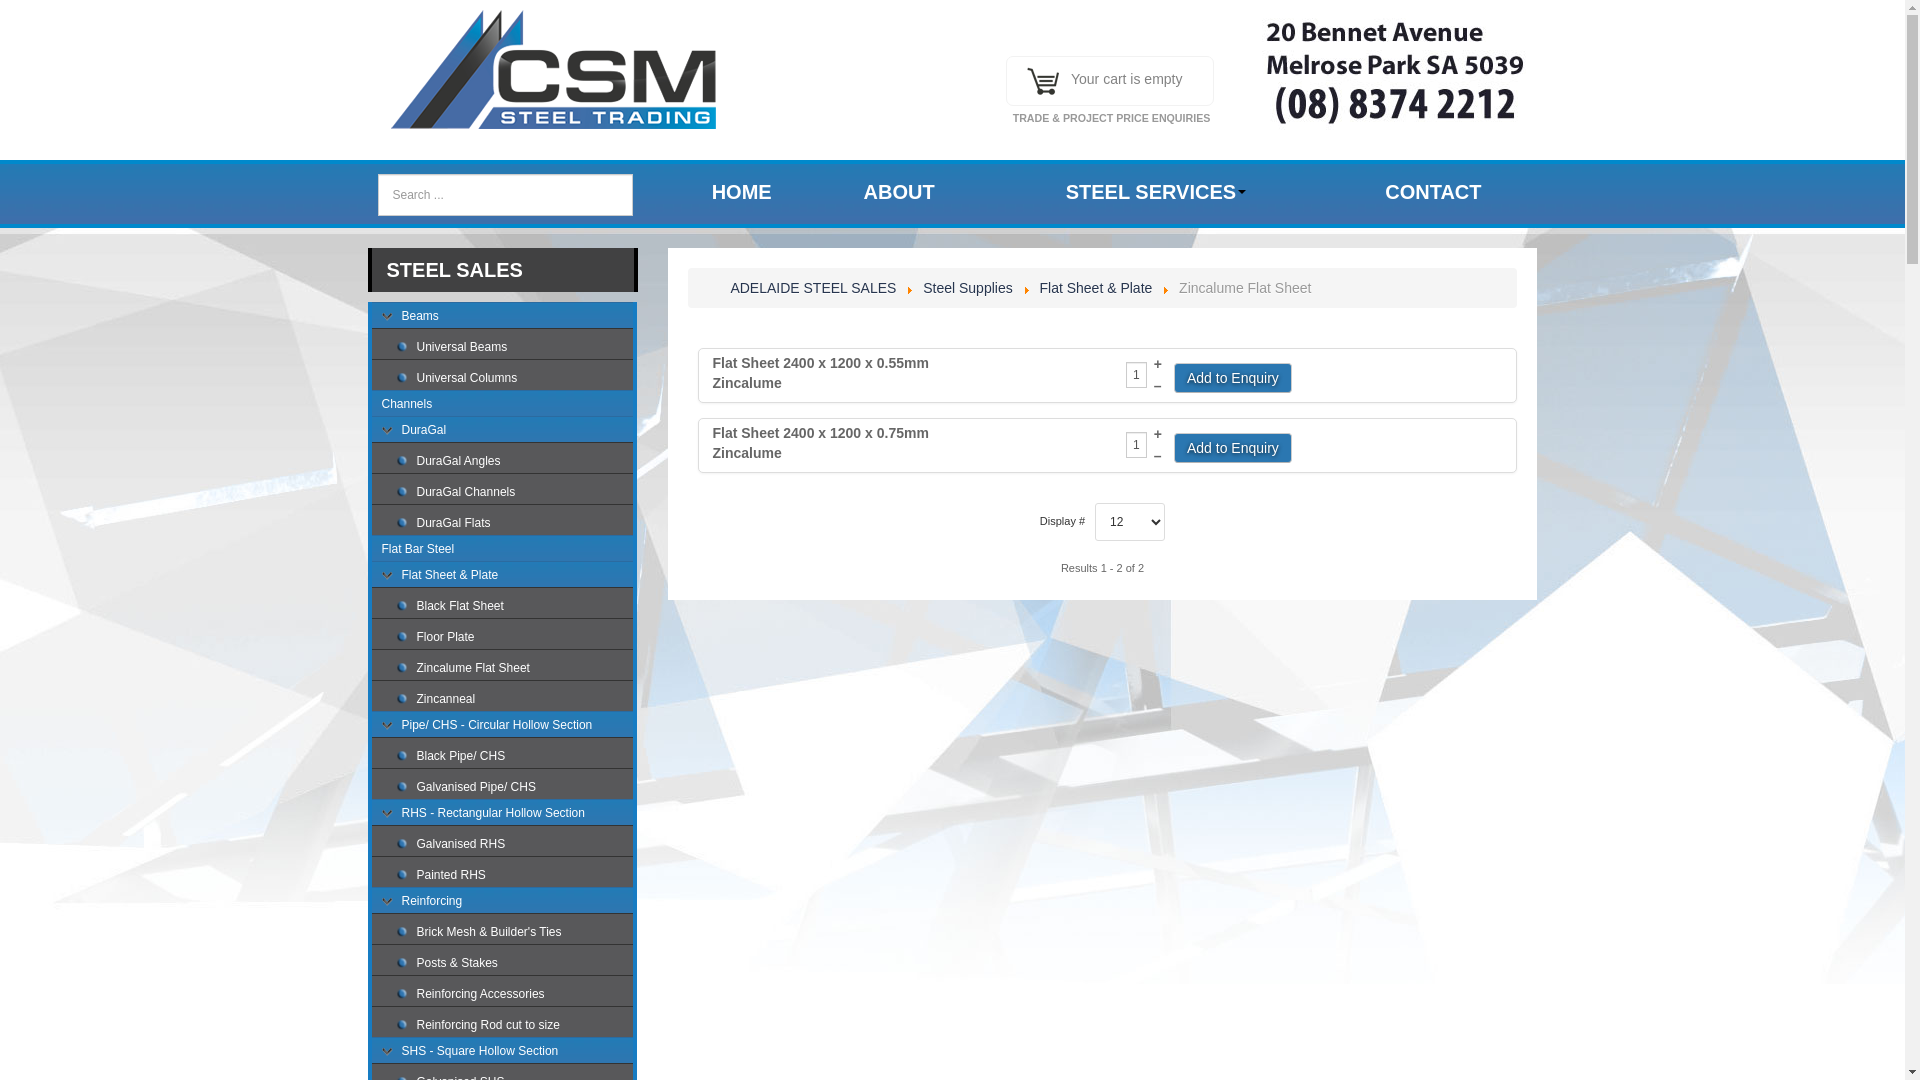 Image resolution: width=1920 pixels, height=1080 pixels. I want to click on 'CONTACT', so click(1432, 192).